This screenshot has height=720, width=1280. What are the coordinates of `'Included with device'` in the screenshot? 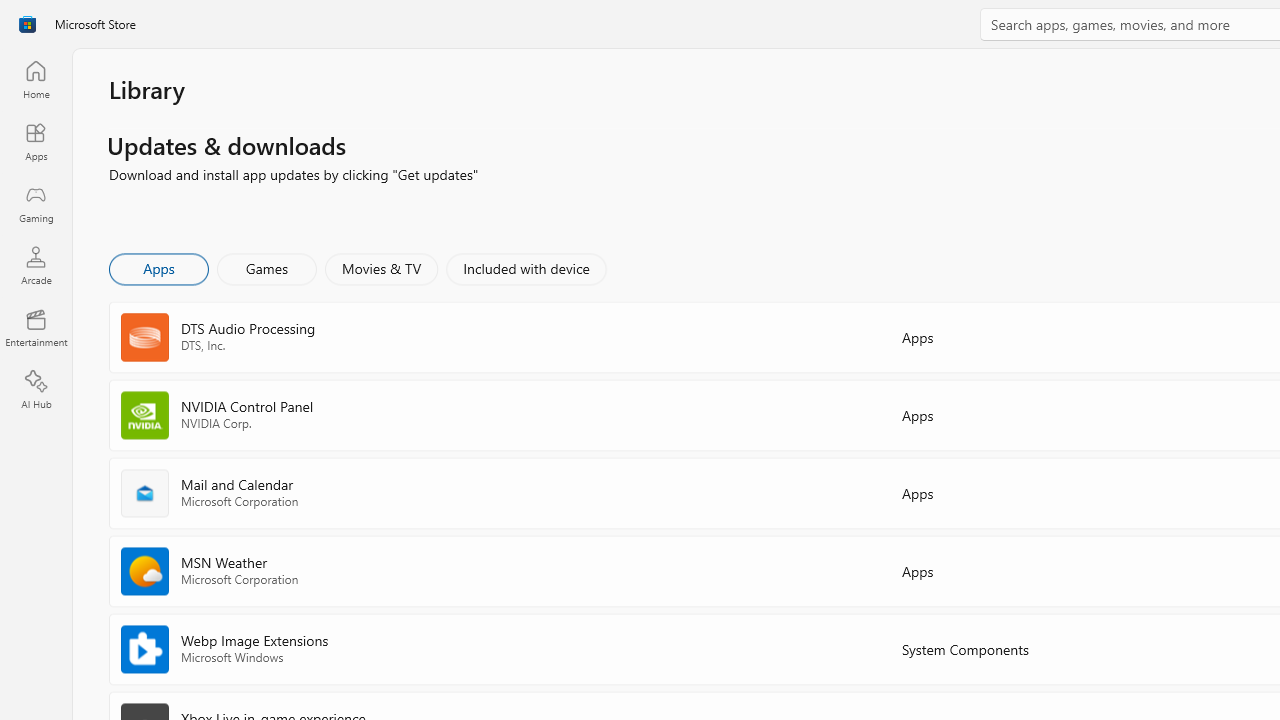 It's located at (525, 267).